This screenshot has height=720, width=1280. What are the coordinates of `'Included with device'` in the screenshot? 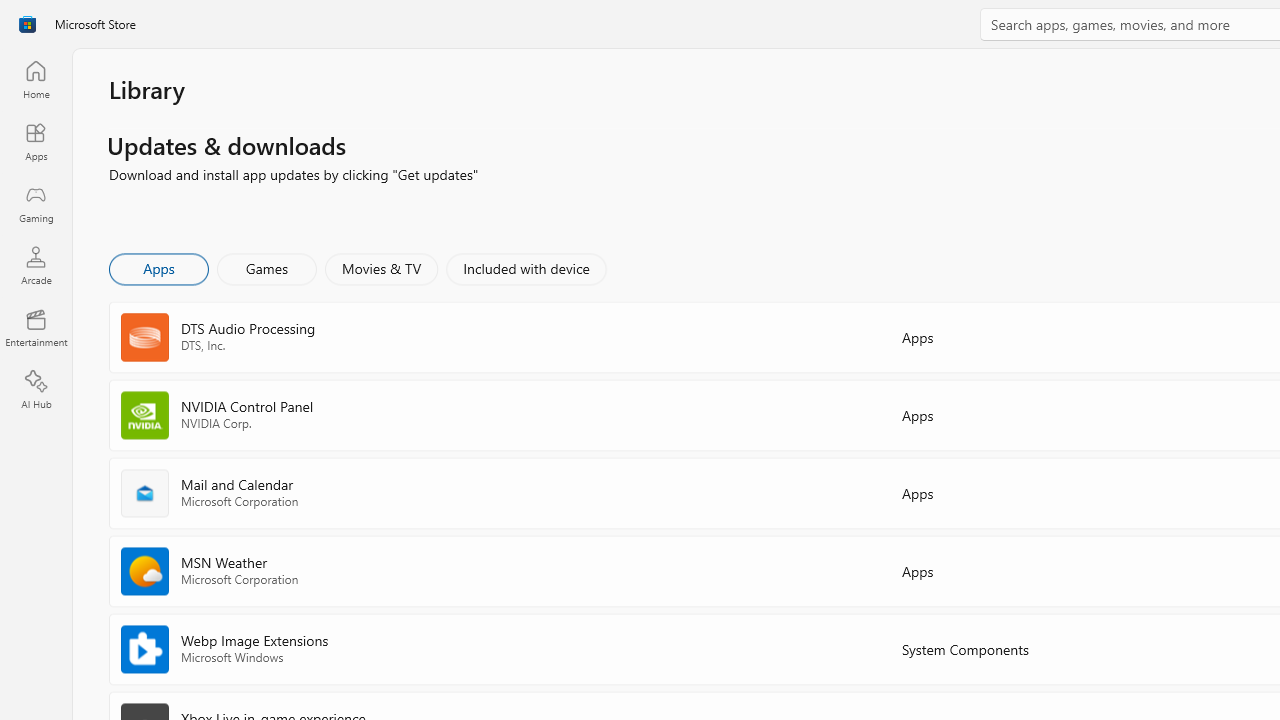 It's located at (525, 267).